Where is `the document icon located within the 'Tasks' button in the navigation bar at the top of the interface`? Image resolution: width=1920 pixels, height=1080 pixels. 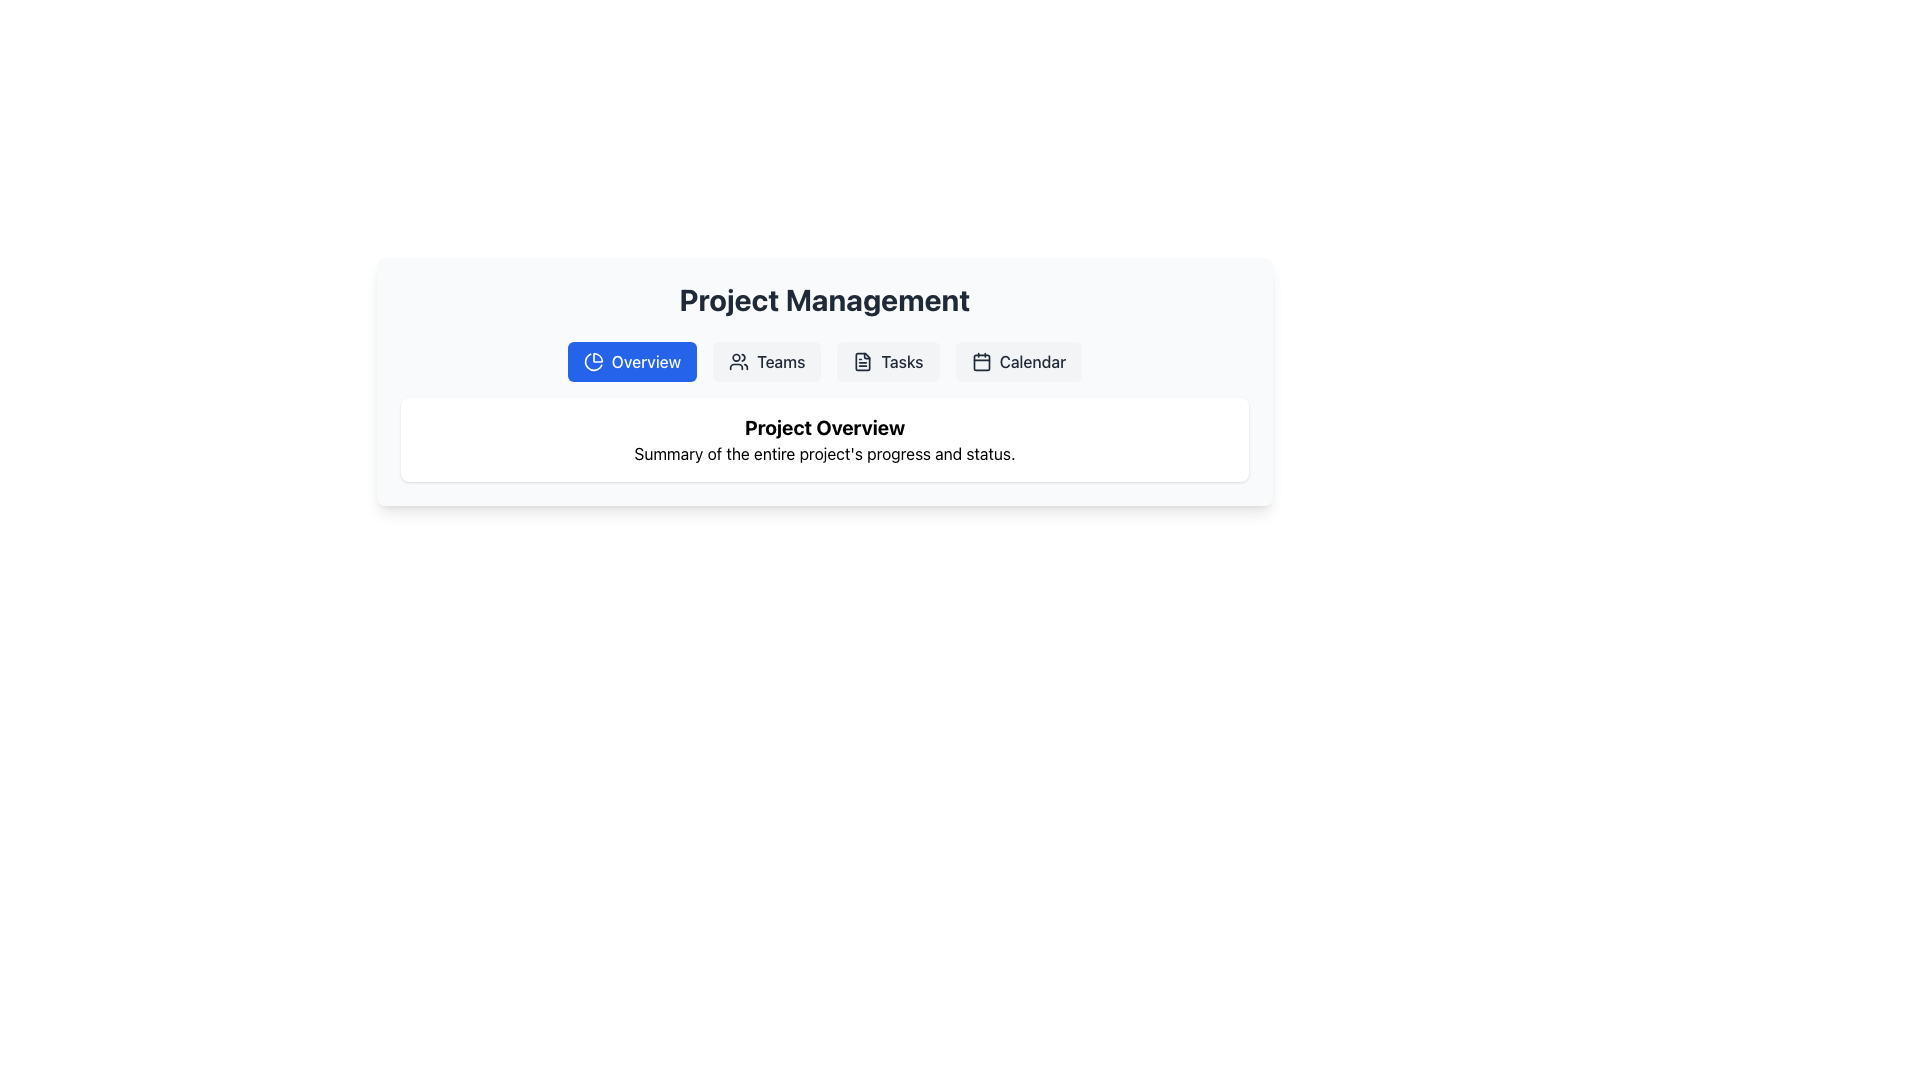
the document icon located within the 'Tasks' button in the navigation bar at the top of the interface is located at coordinates (863, 362).